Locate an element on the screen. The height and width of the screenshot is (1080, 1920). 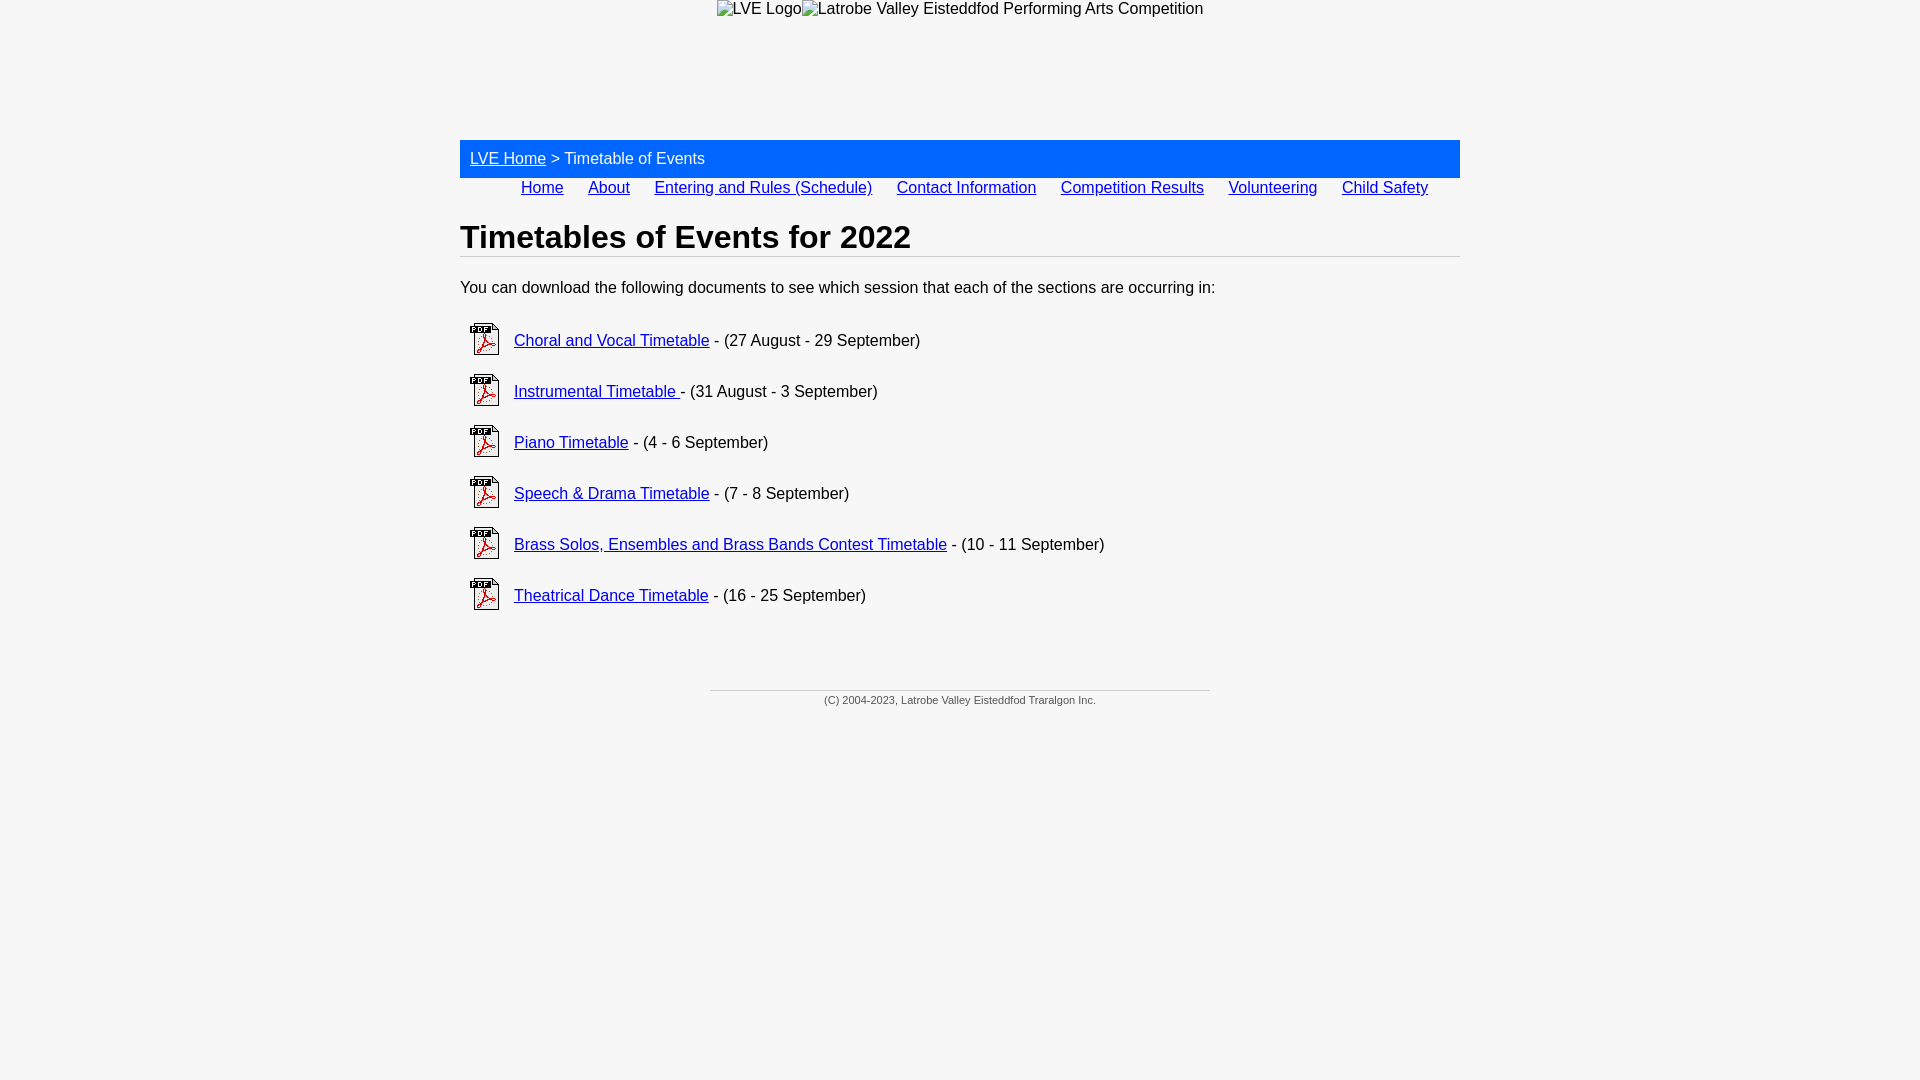
'Home' is located at coordinates (542, 187).